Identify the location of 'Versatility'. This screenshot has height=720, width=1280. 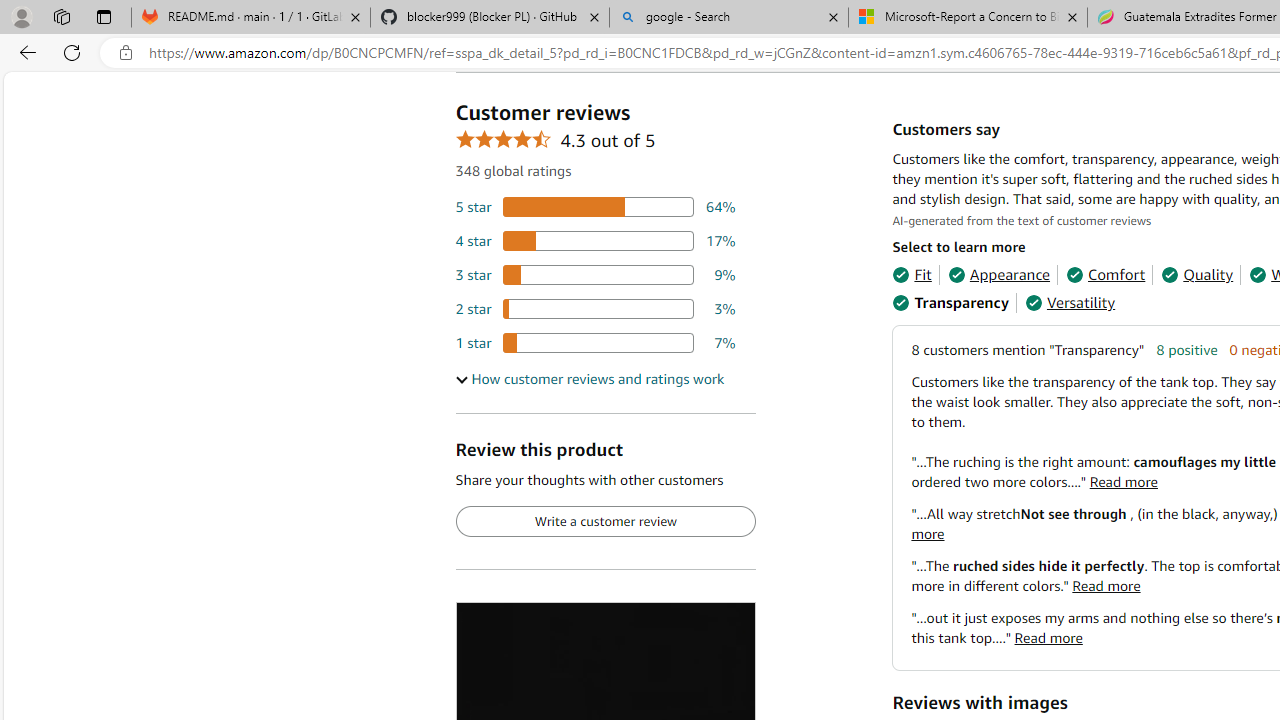
(1069, 303).